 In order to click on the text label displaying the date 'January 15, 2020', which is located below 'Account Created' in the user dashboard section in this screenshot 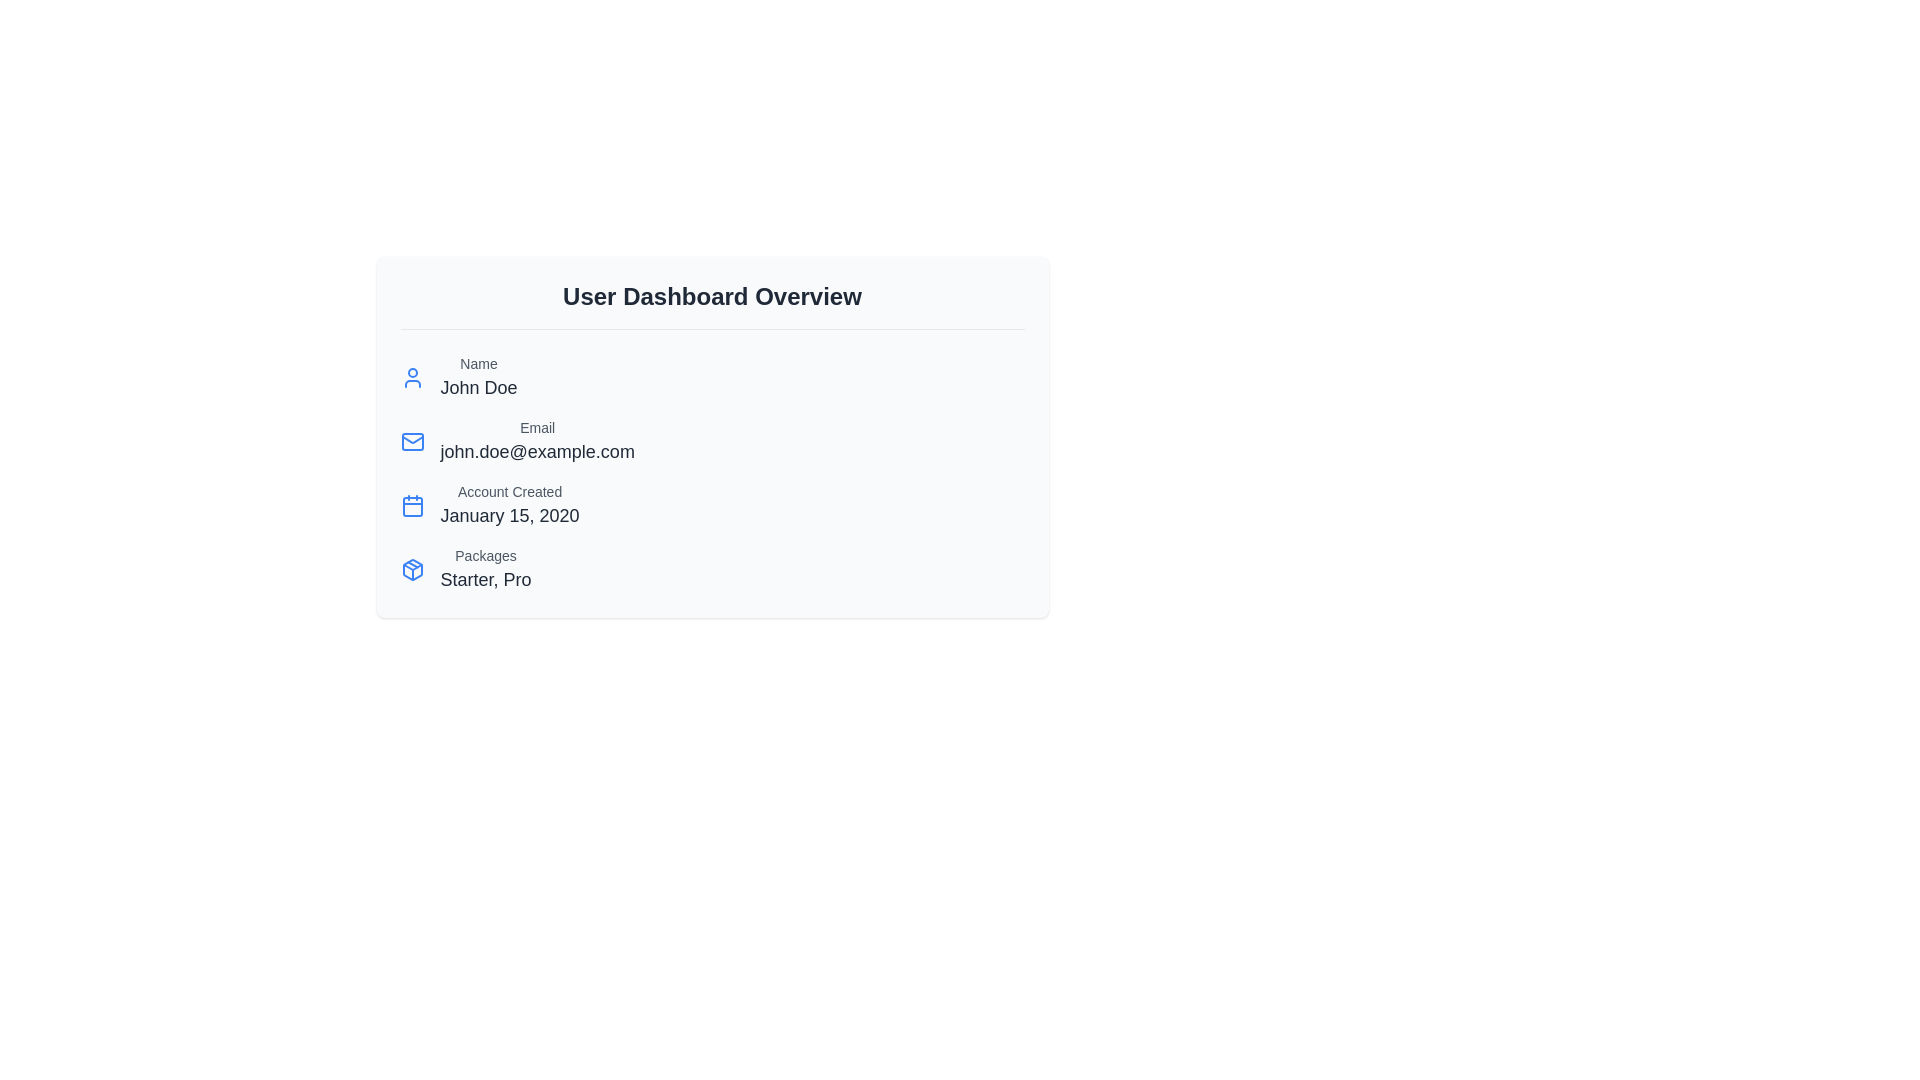, I will do `click(510, 515)`.